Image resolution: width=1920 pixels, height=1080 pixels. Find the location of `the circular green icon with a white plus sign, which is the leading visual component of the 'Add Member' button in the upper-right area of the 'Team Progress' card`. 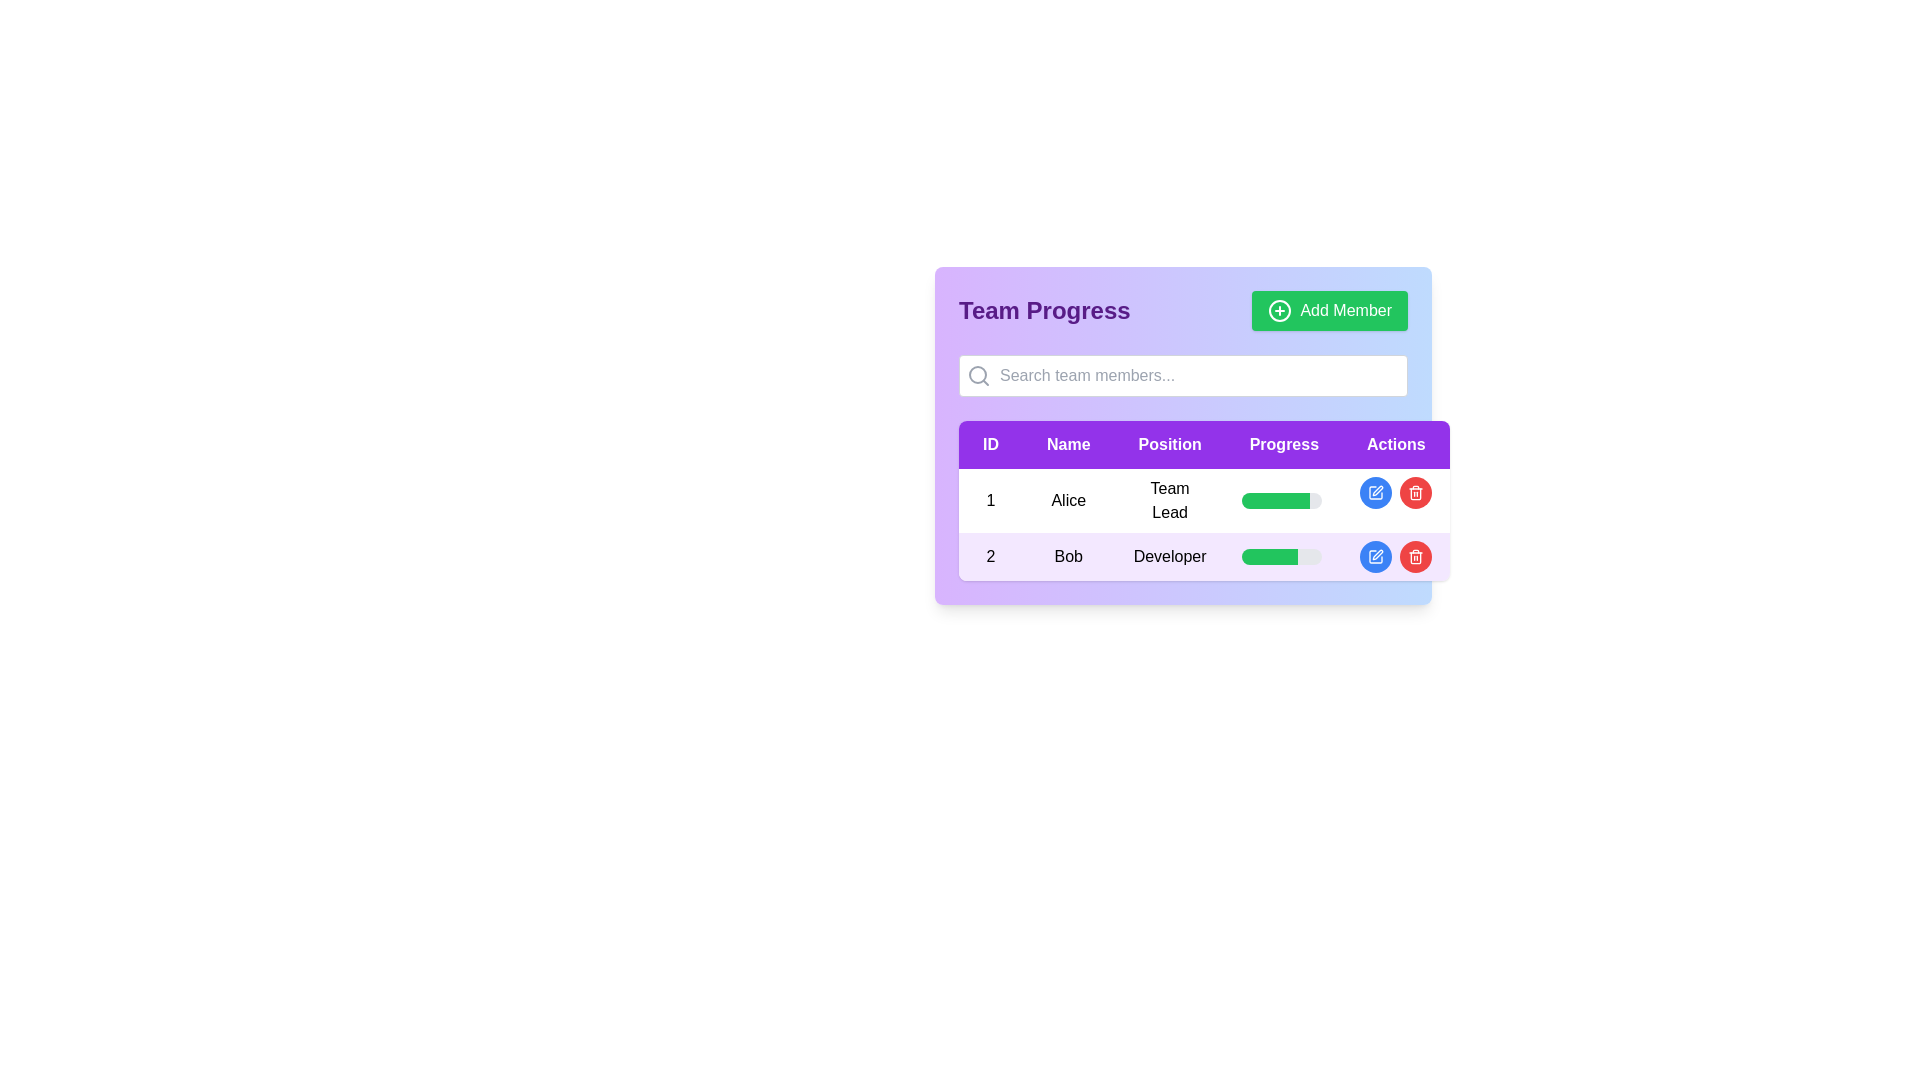

the circular green icon with a white plus sign, which is the leading visual component of the 'Add Member' button in the upper-right area of the 'Team Progress' card is located at coordinates (1280, 311).